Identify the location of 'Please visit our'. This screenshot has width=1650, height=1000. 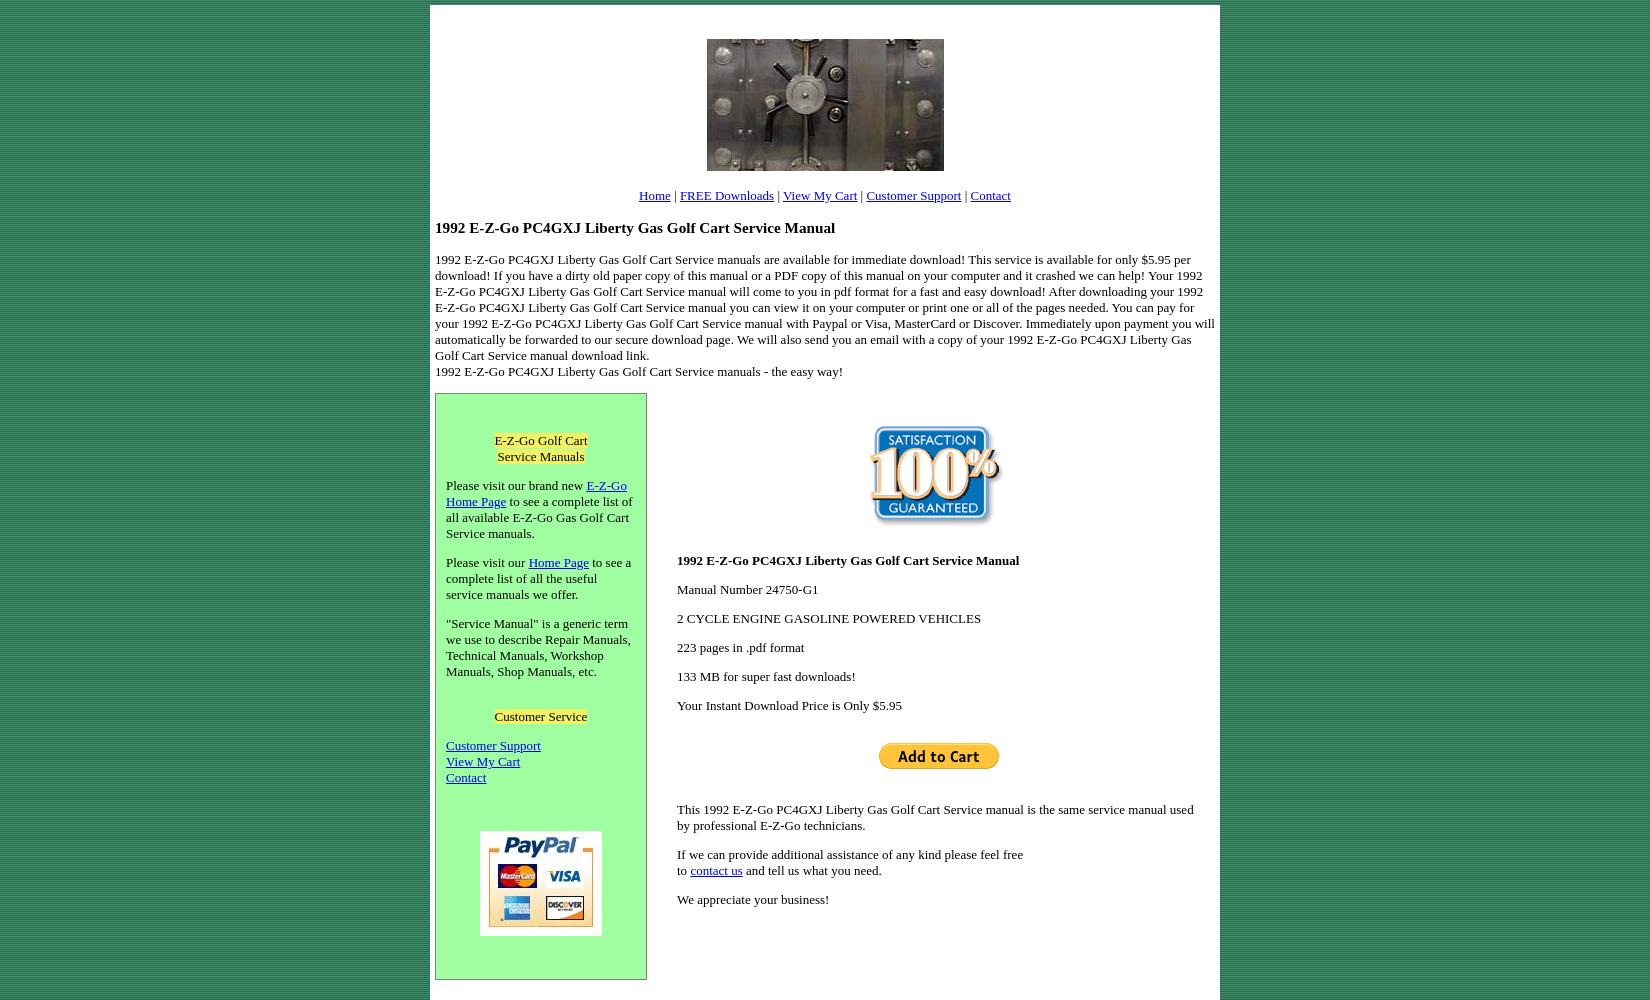
(486, 562).